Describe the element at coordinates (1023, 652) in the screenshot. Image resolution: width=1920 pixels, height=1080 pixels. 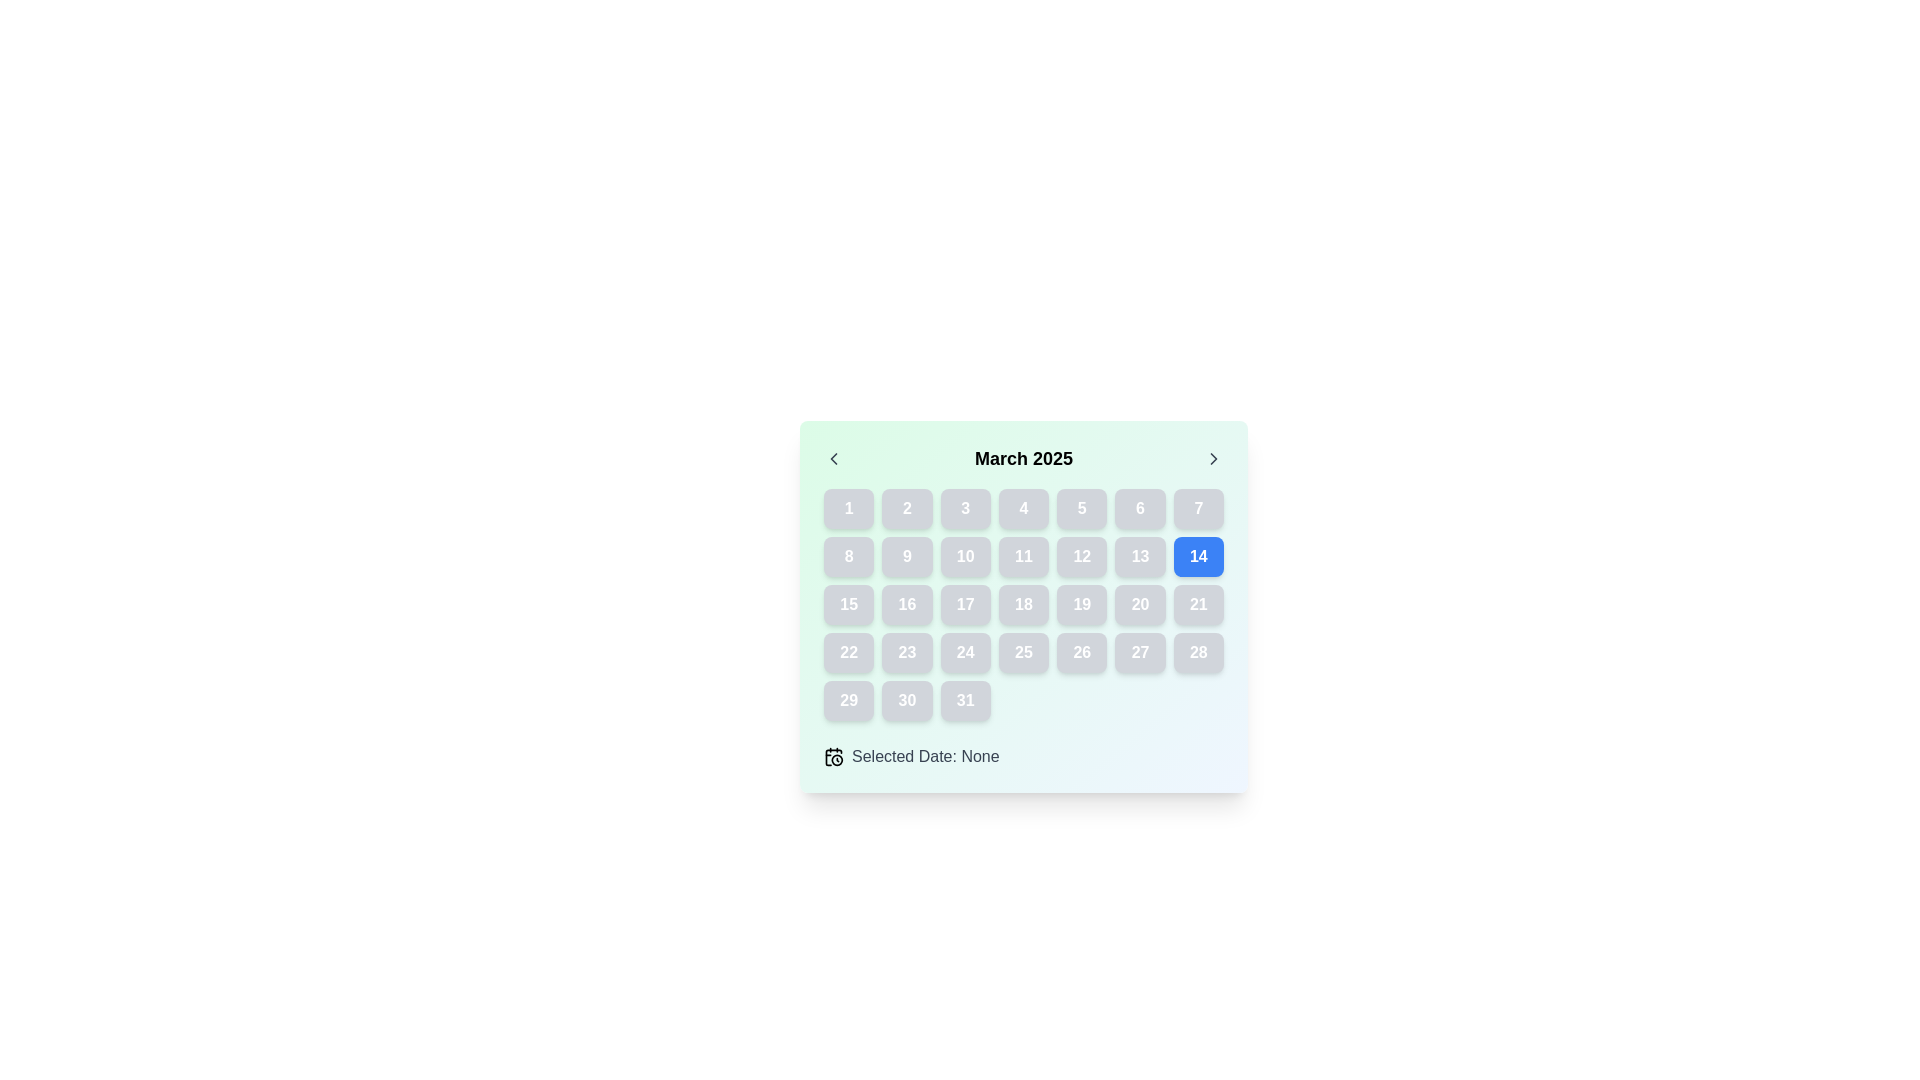
I see `the button representing the 25th day of March 2025 in the calendar` at that location.